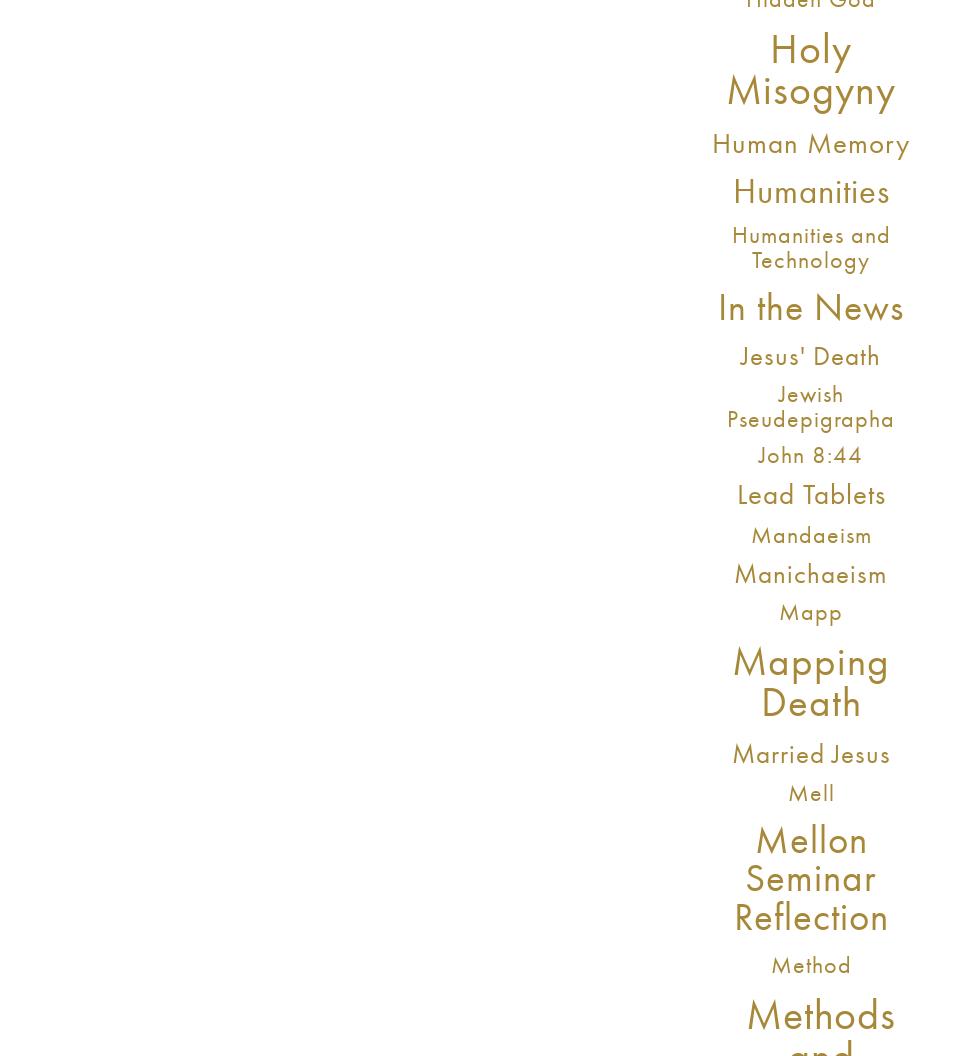  I want to click on 'In the News', so click(809, 305).